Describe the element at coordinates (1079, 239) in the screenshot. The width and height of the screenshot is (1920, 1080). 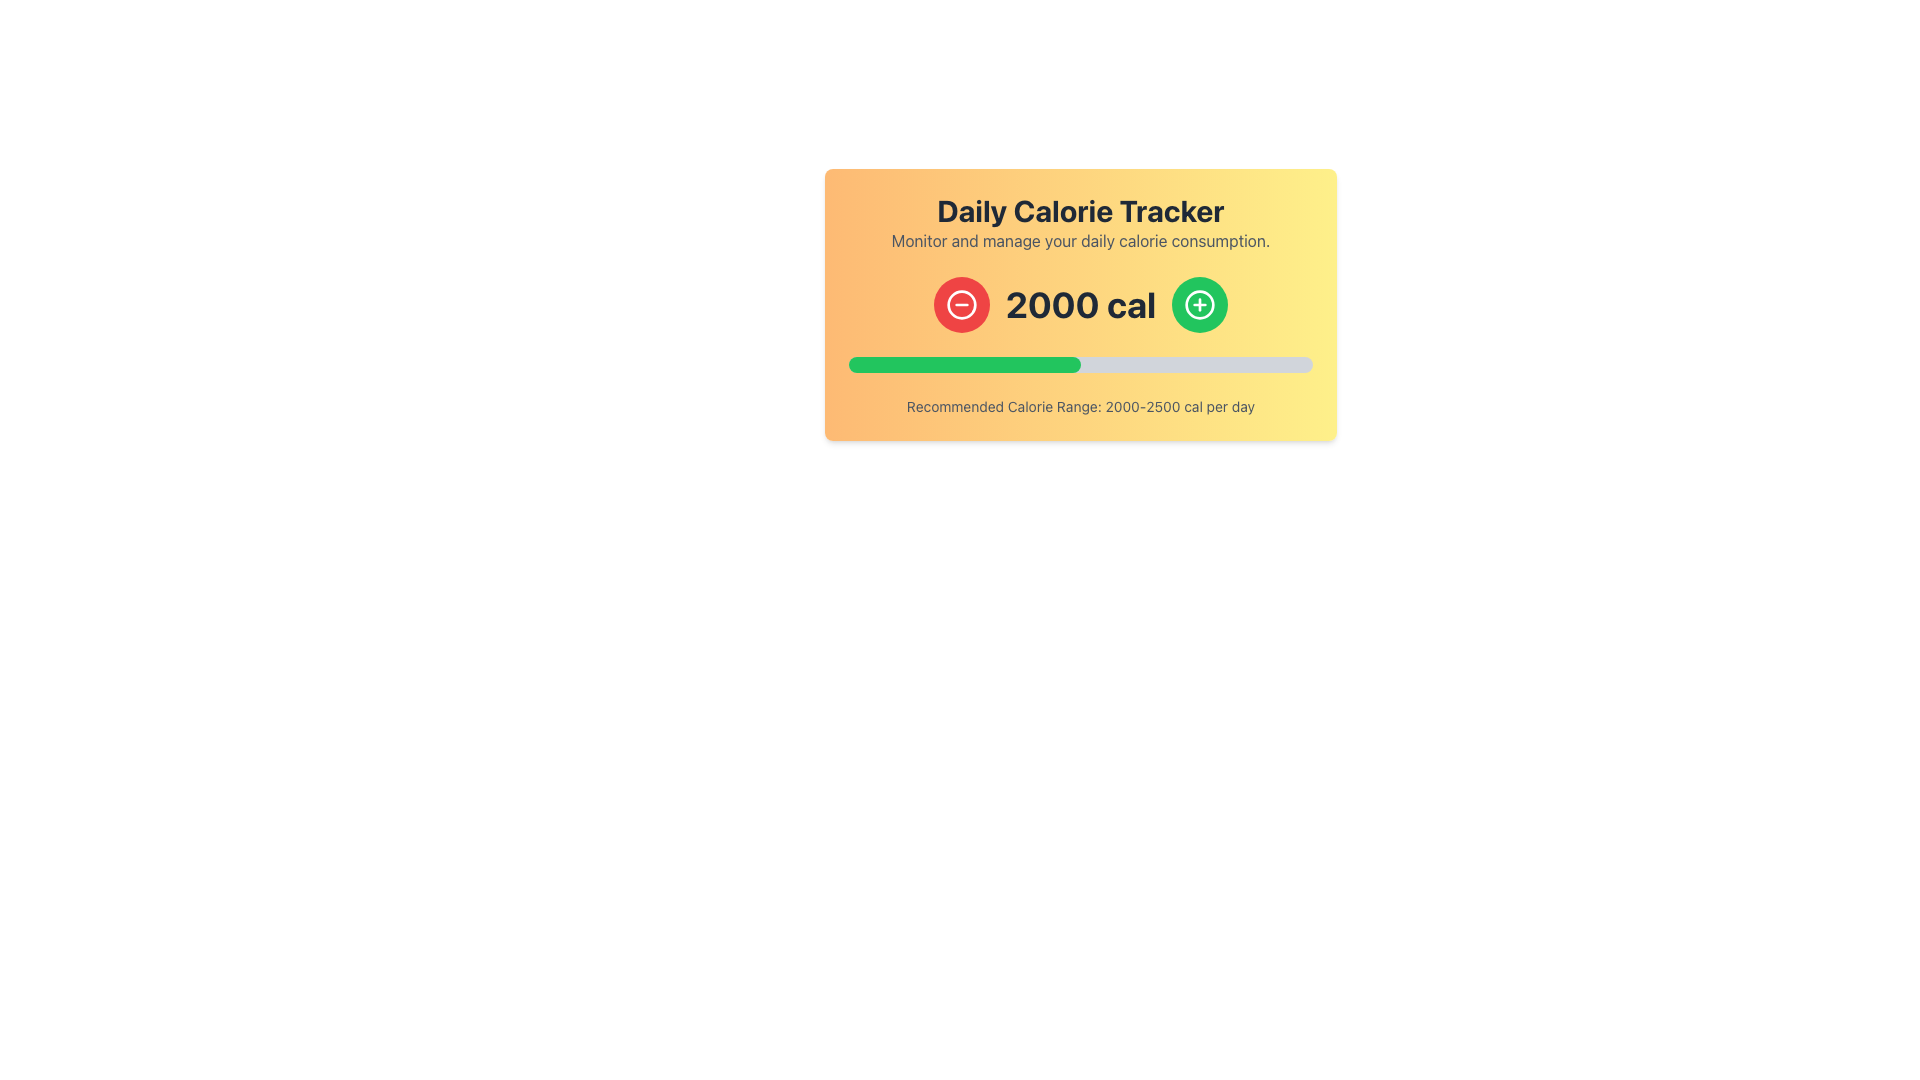
I see `information displayed in the text element that says 'Monitor and manage your daily calorie consumption.', which is styled in medium gray font on a light orange-yellow gradient background, located below the title 'Daily Calorie Tracker'` at that location.